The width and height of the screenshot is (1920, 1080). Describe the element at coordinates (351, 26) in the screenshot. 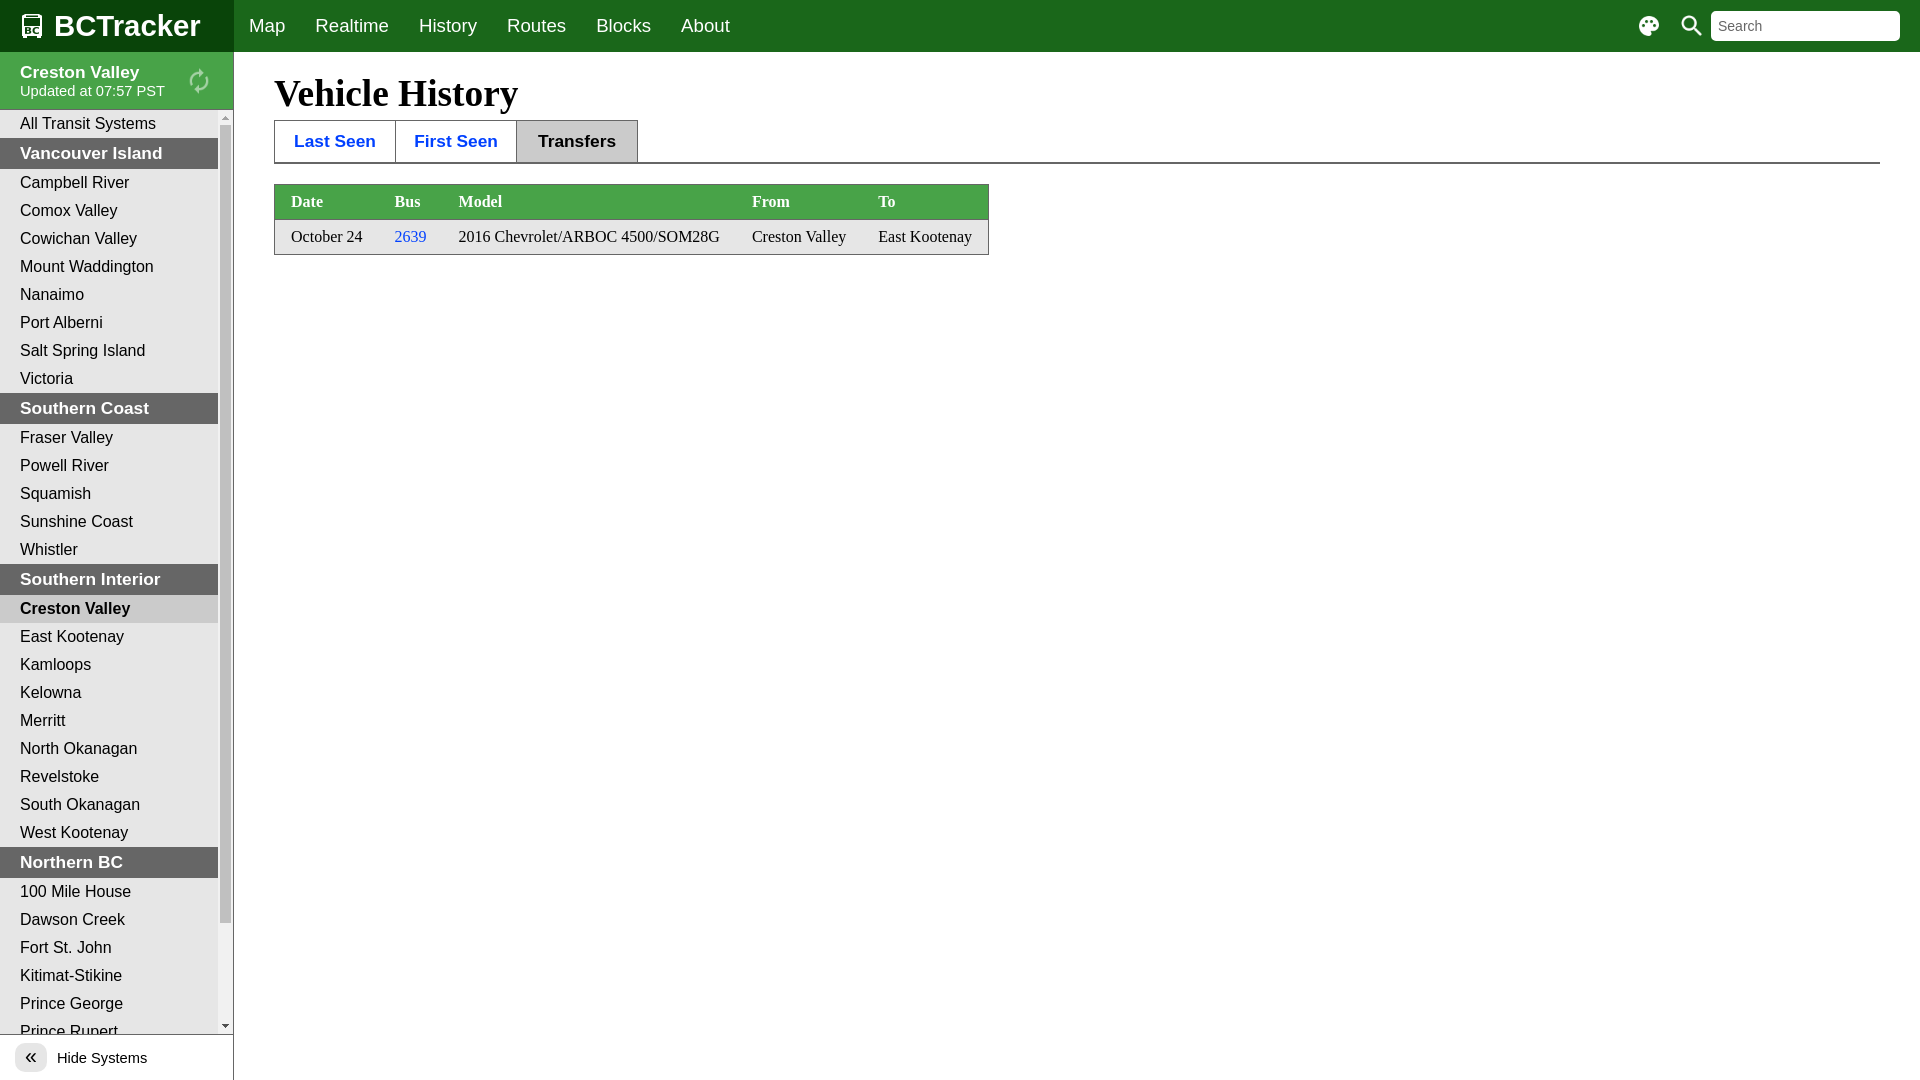

I see `'Realtime'` at that location.